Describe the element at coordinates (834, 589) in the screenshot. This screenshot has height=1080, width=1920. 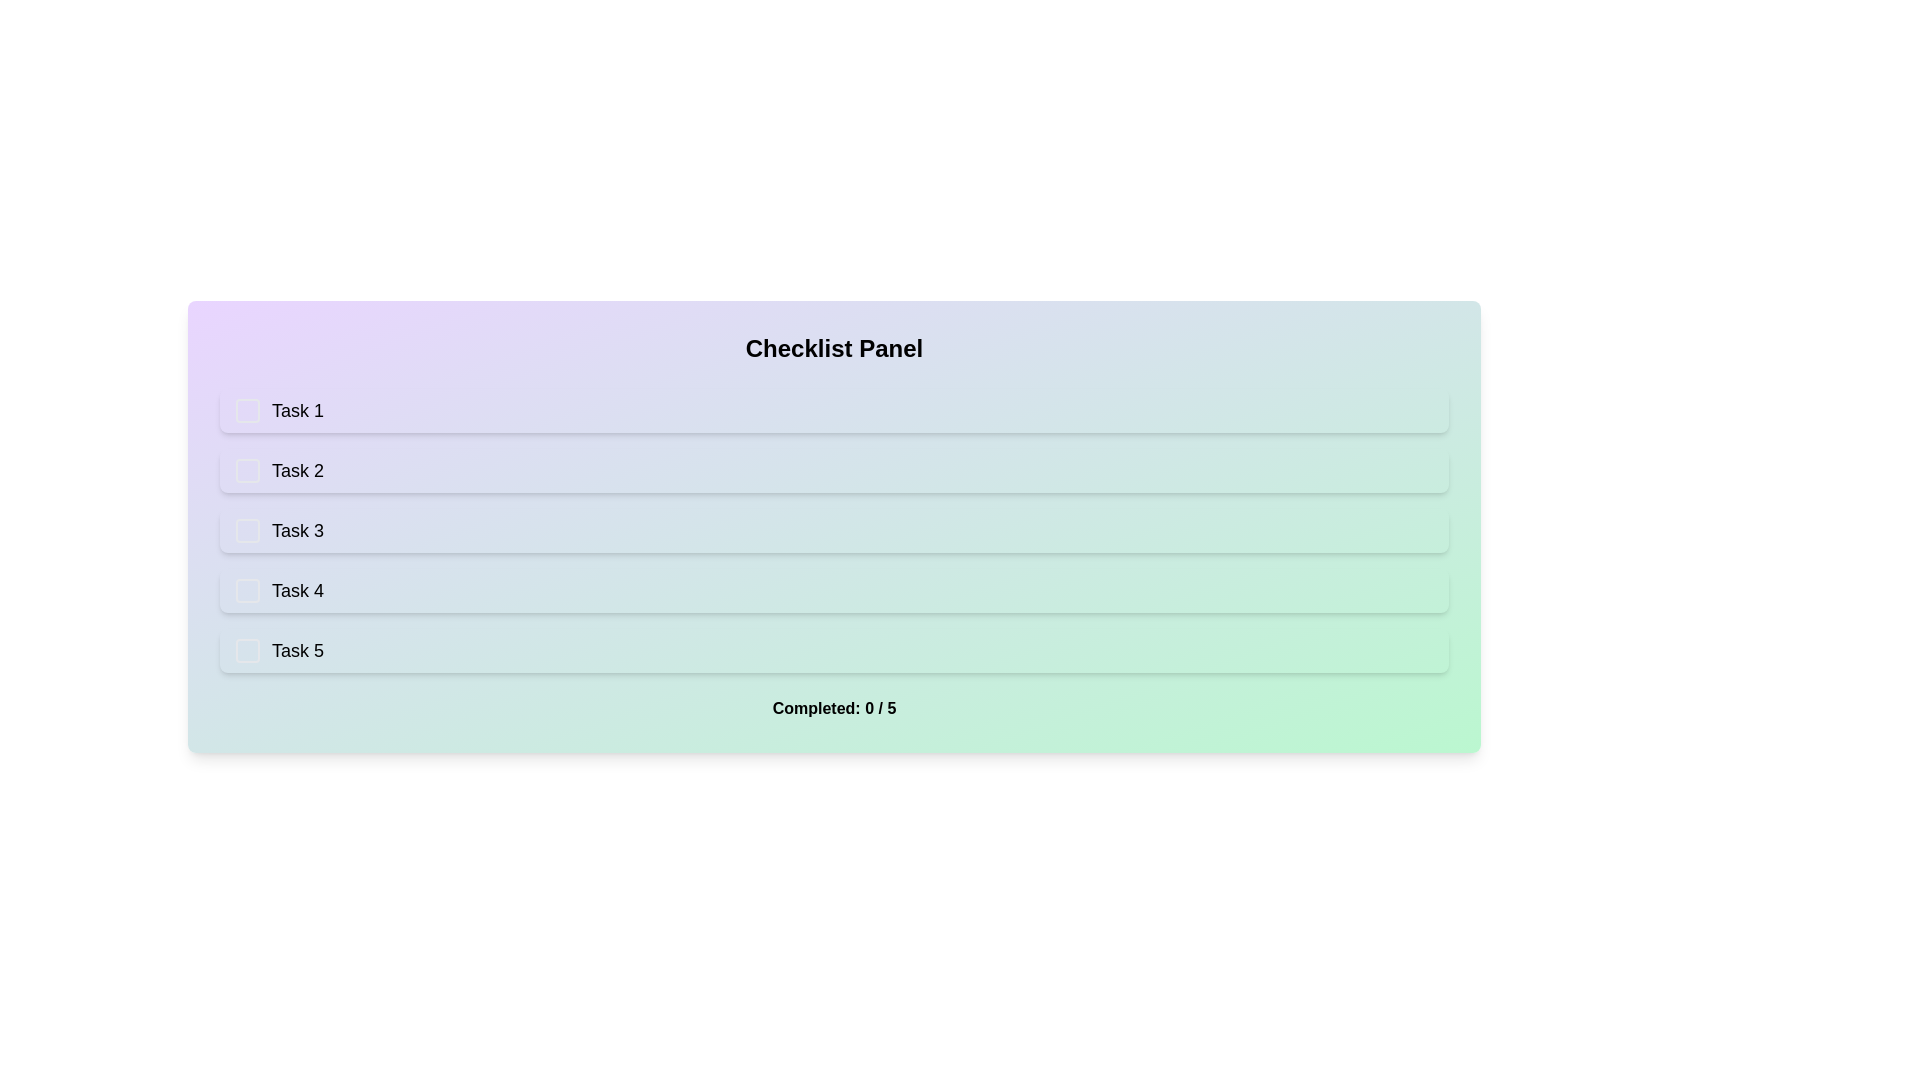
I see `the checklist item Task 4` at that location.